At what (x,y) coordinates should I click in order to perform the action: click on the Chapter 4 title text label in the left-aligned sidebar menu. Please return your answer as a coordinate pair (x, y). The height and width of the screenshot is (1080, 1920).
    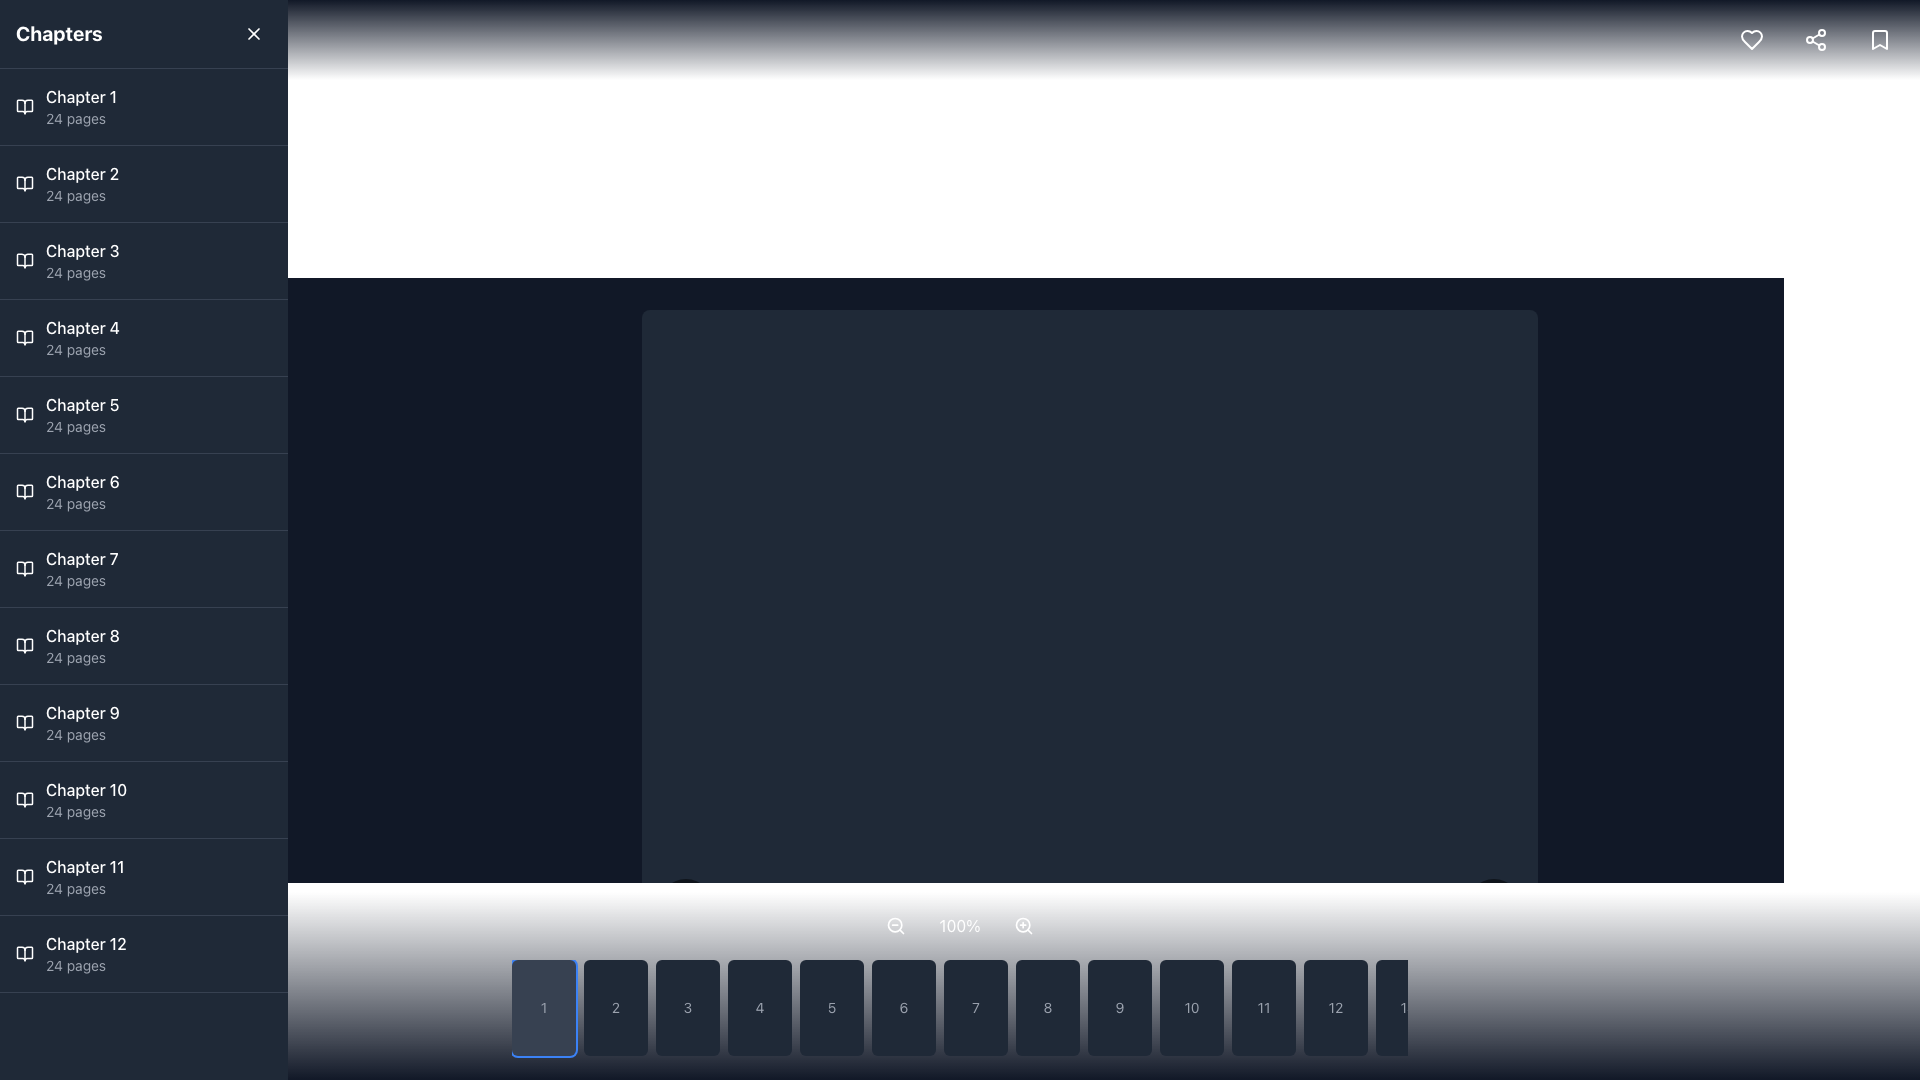
    Looking at the image, I should click on (81, 326).